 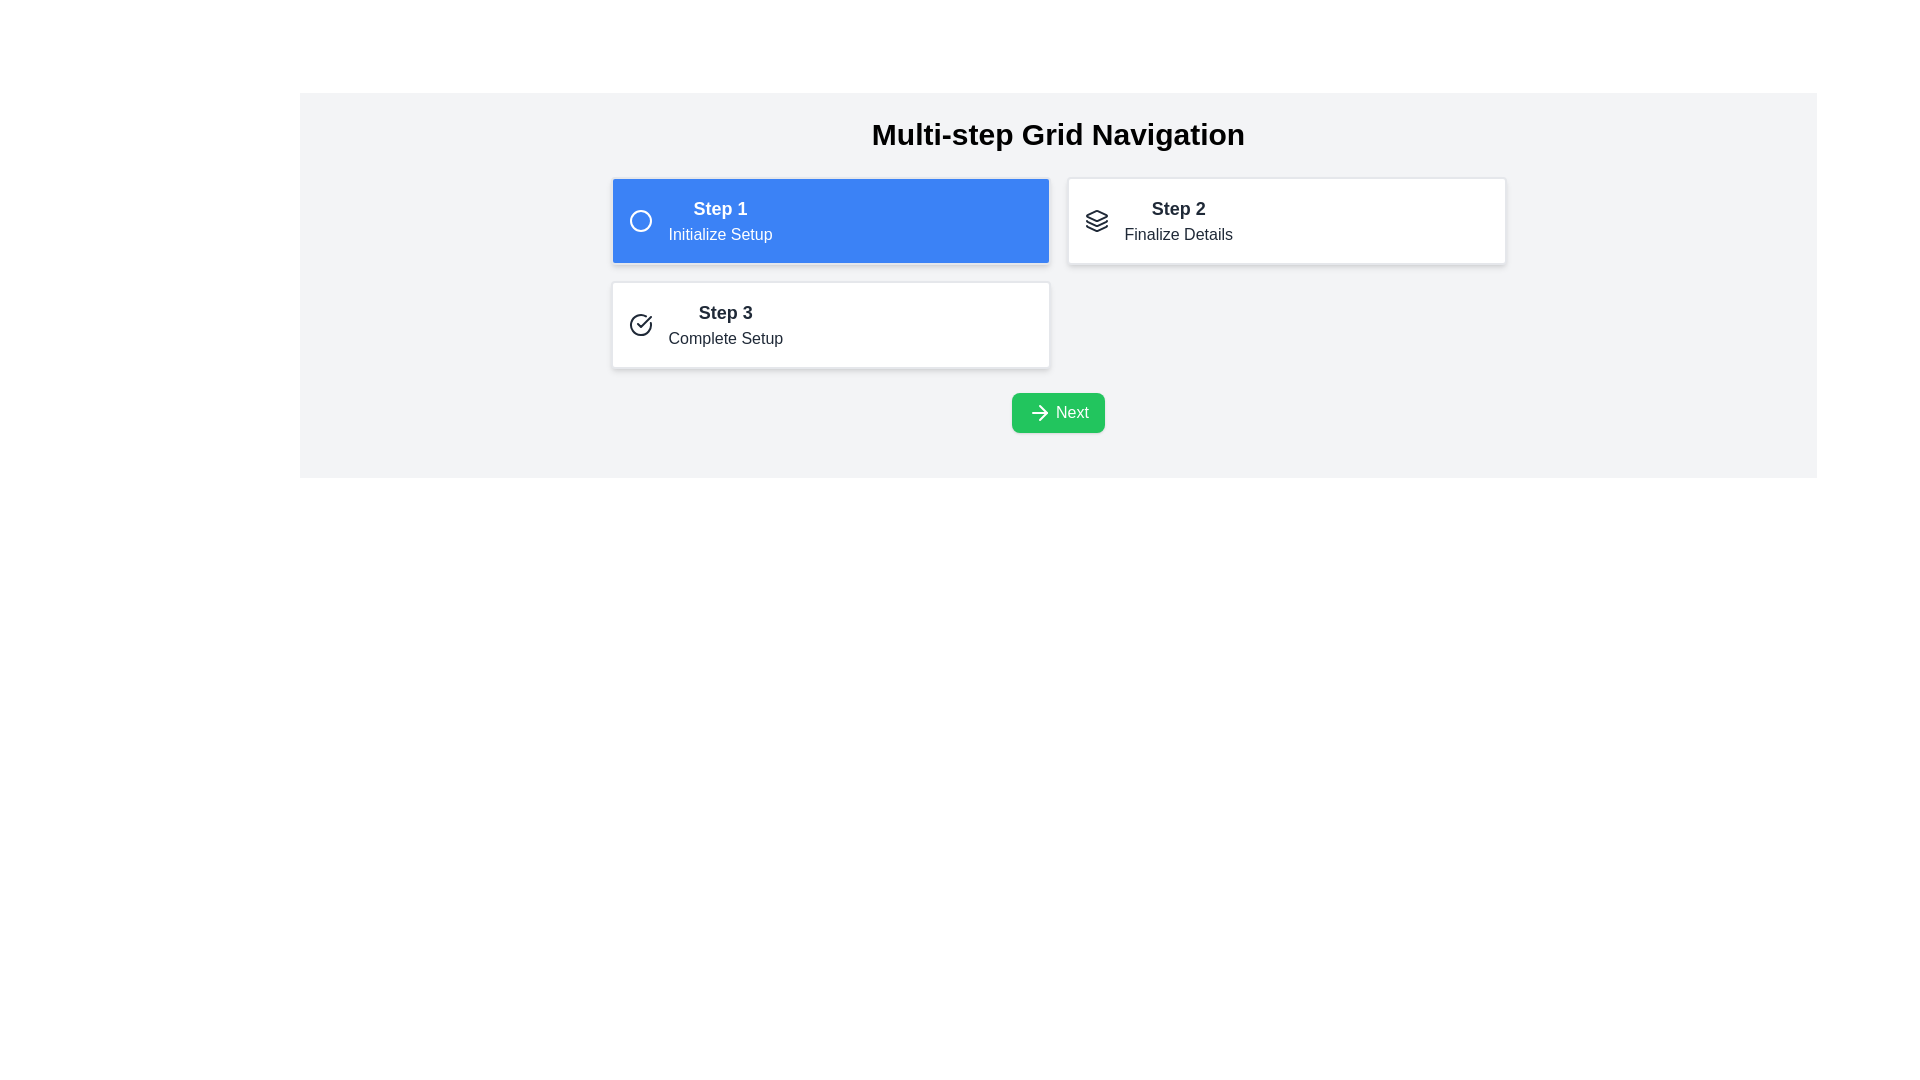 What do you see at coordinates (724, 323) in the screenshot?
I see `the multi-line text label that displays the title and description for 'Step 3' in the multi-step process, located within the third card of the layout` at bounding box center [724, 323].